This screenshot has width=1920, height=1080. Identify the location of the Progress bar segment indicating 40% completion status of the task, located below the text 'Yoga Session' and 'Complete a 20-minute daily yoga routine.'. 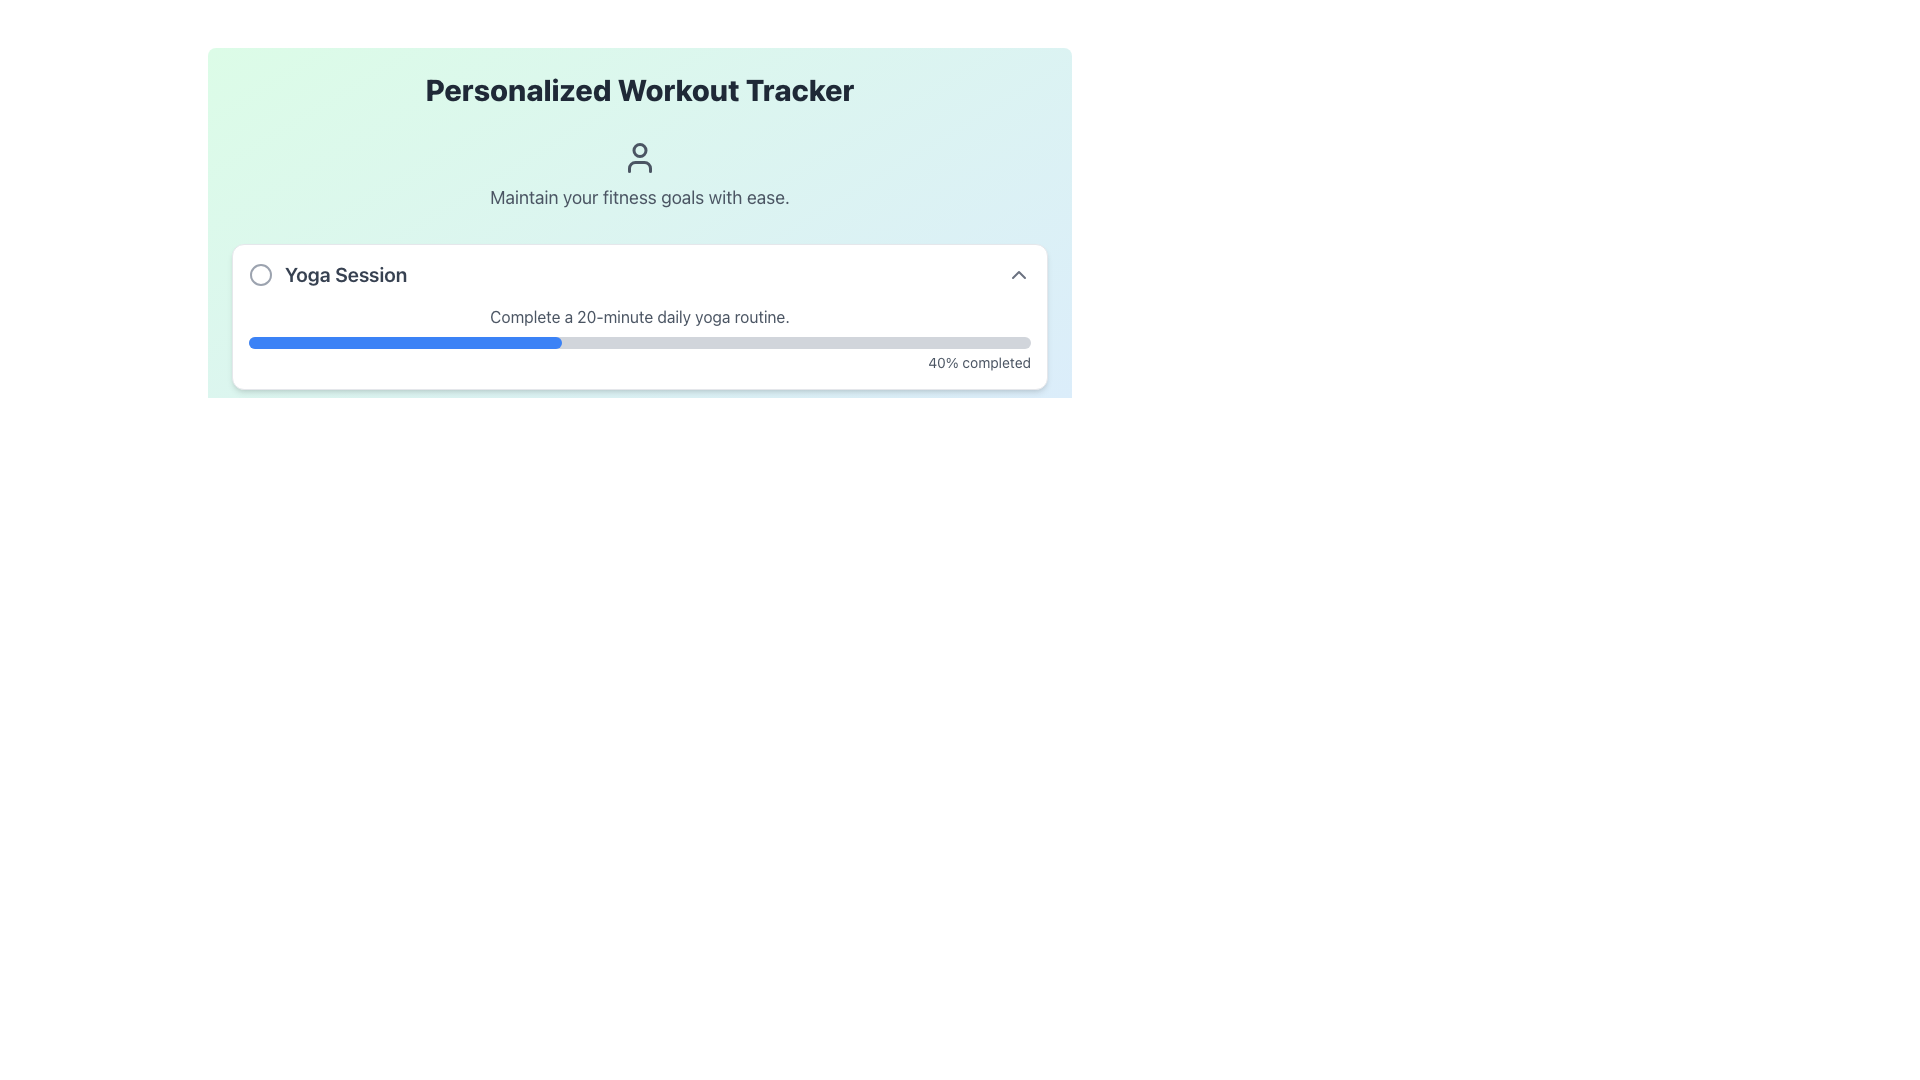
(404, 342).